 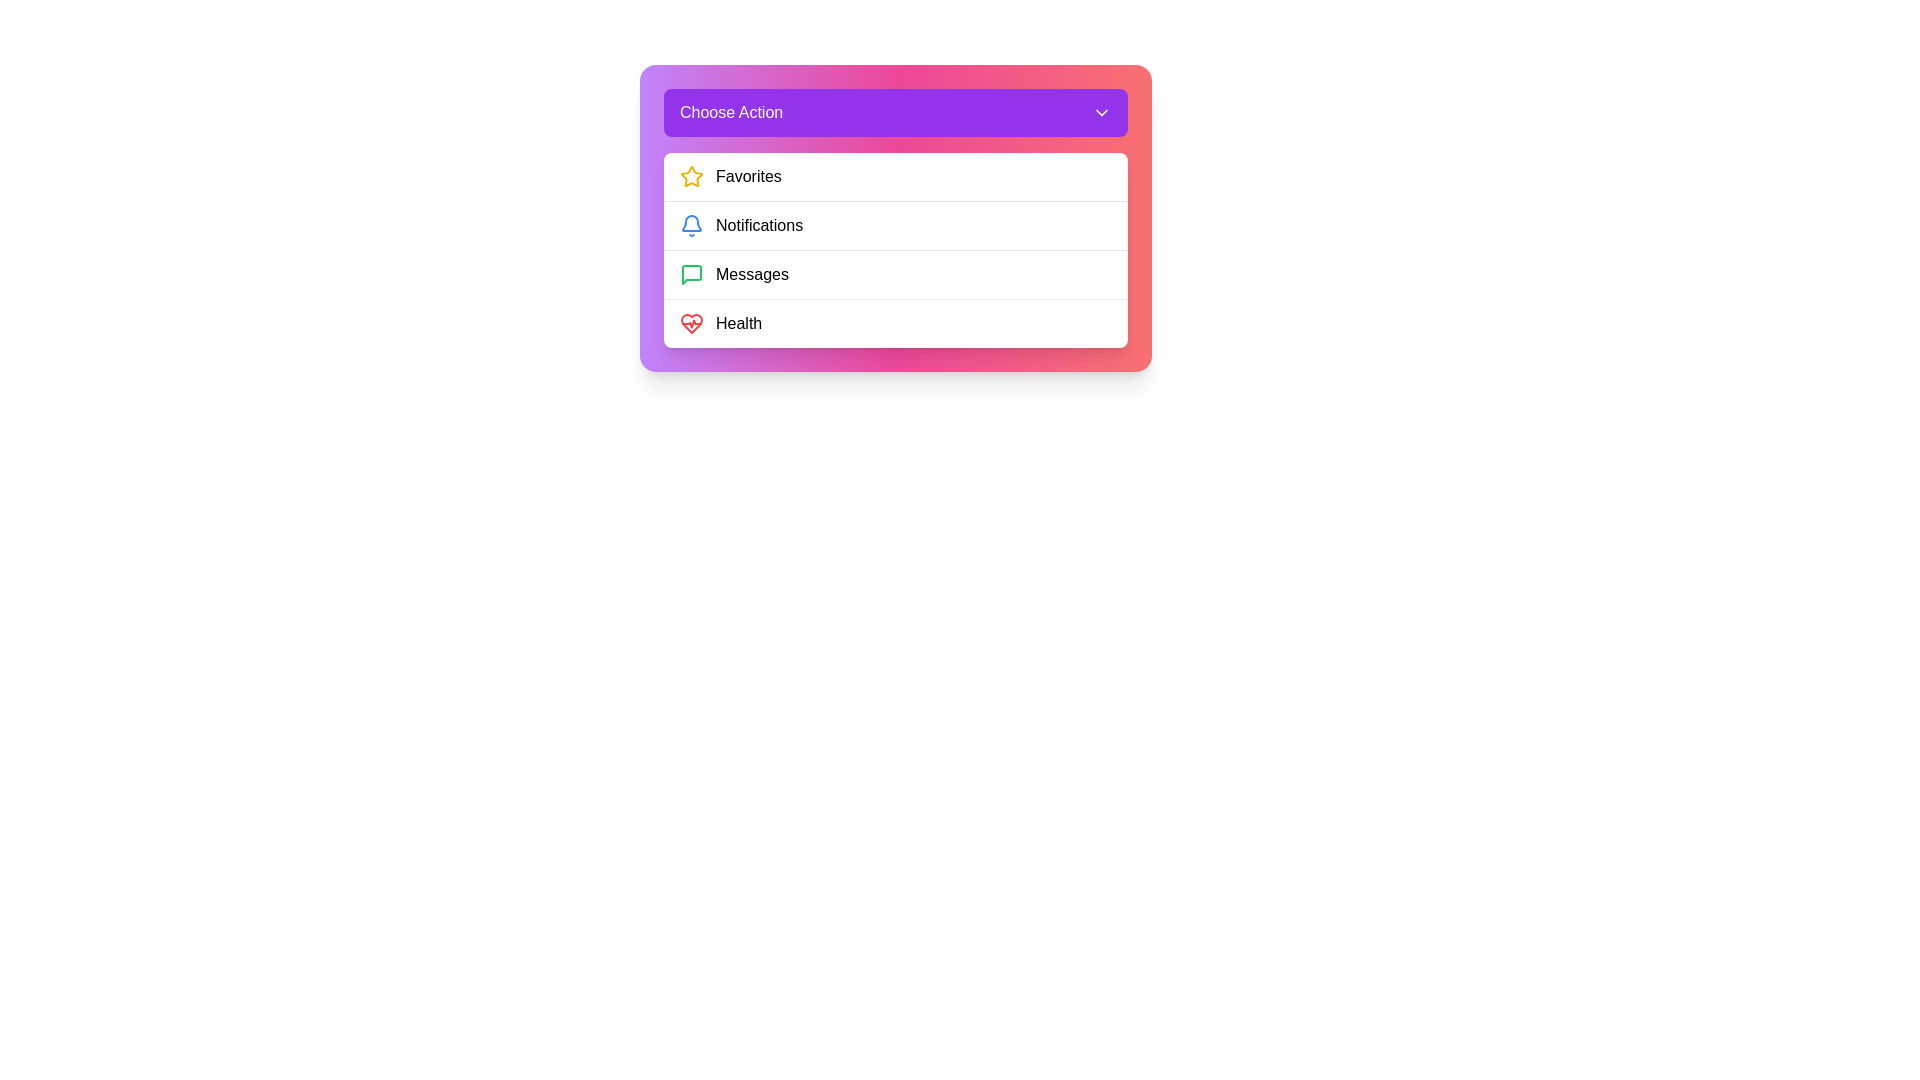 I want to click on the 'Messages' option in the dropdown menu, so click(x=751, y=274).